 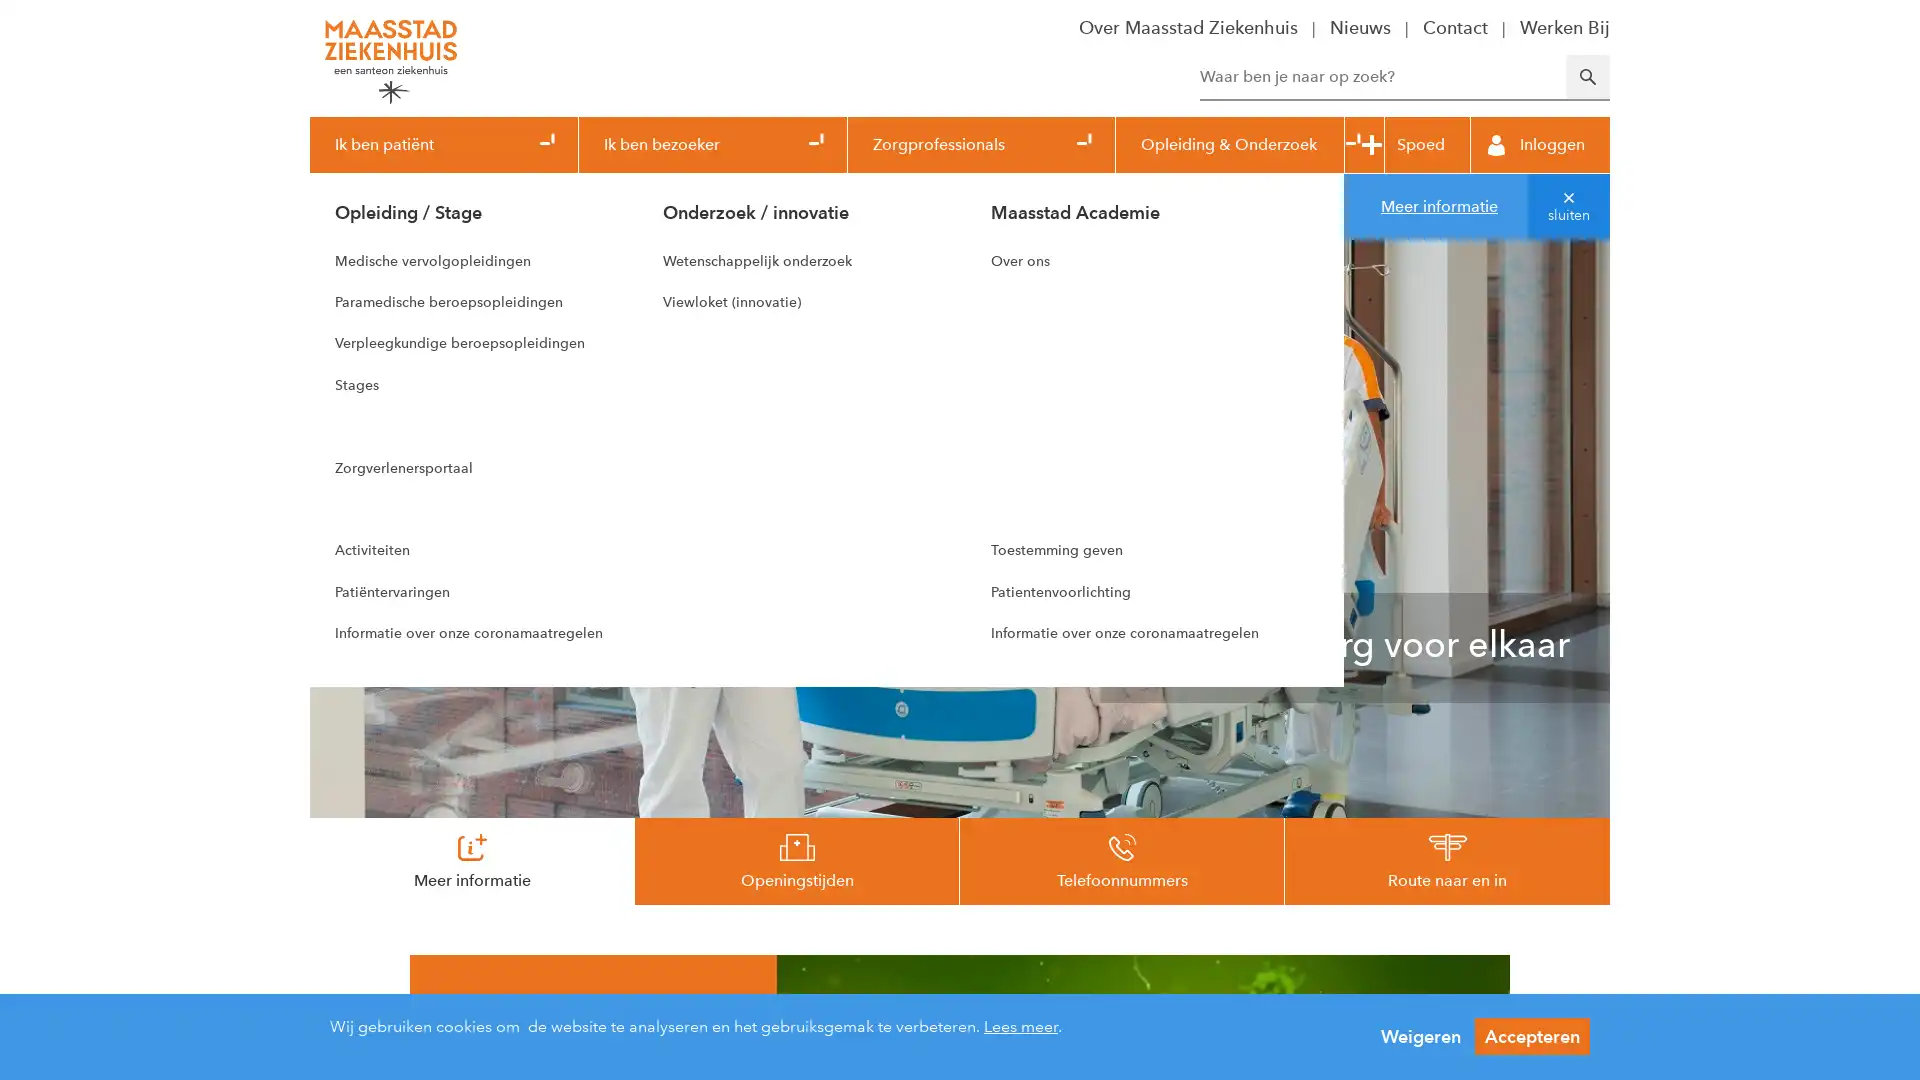 What do you see at coordinates (442, 144) in the screenshot?
I see `Ik ben patient` at bounding box center [442, 144].